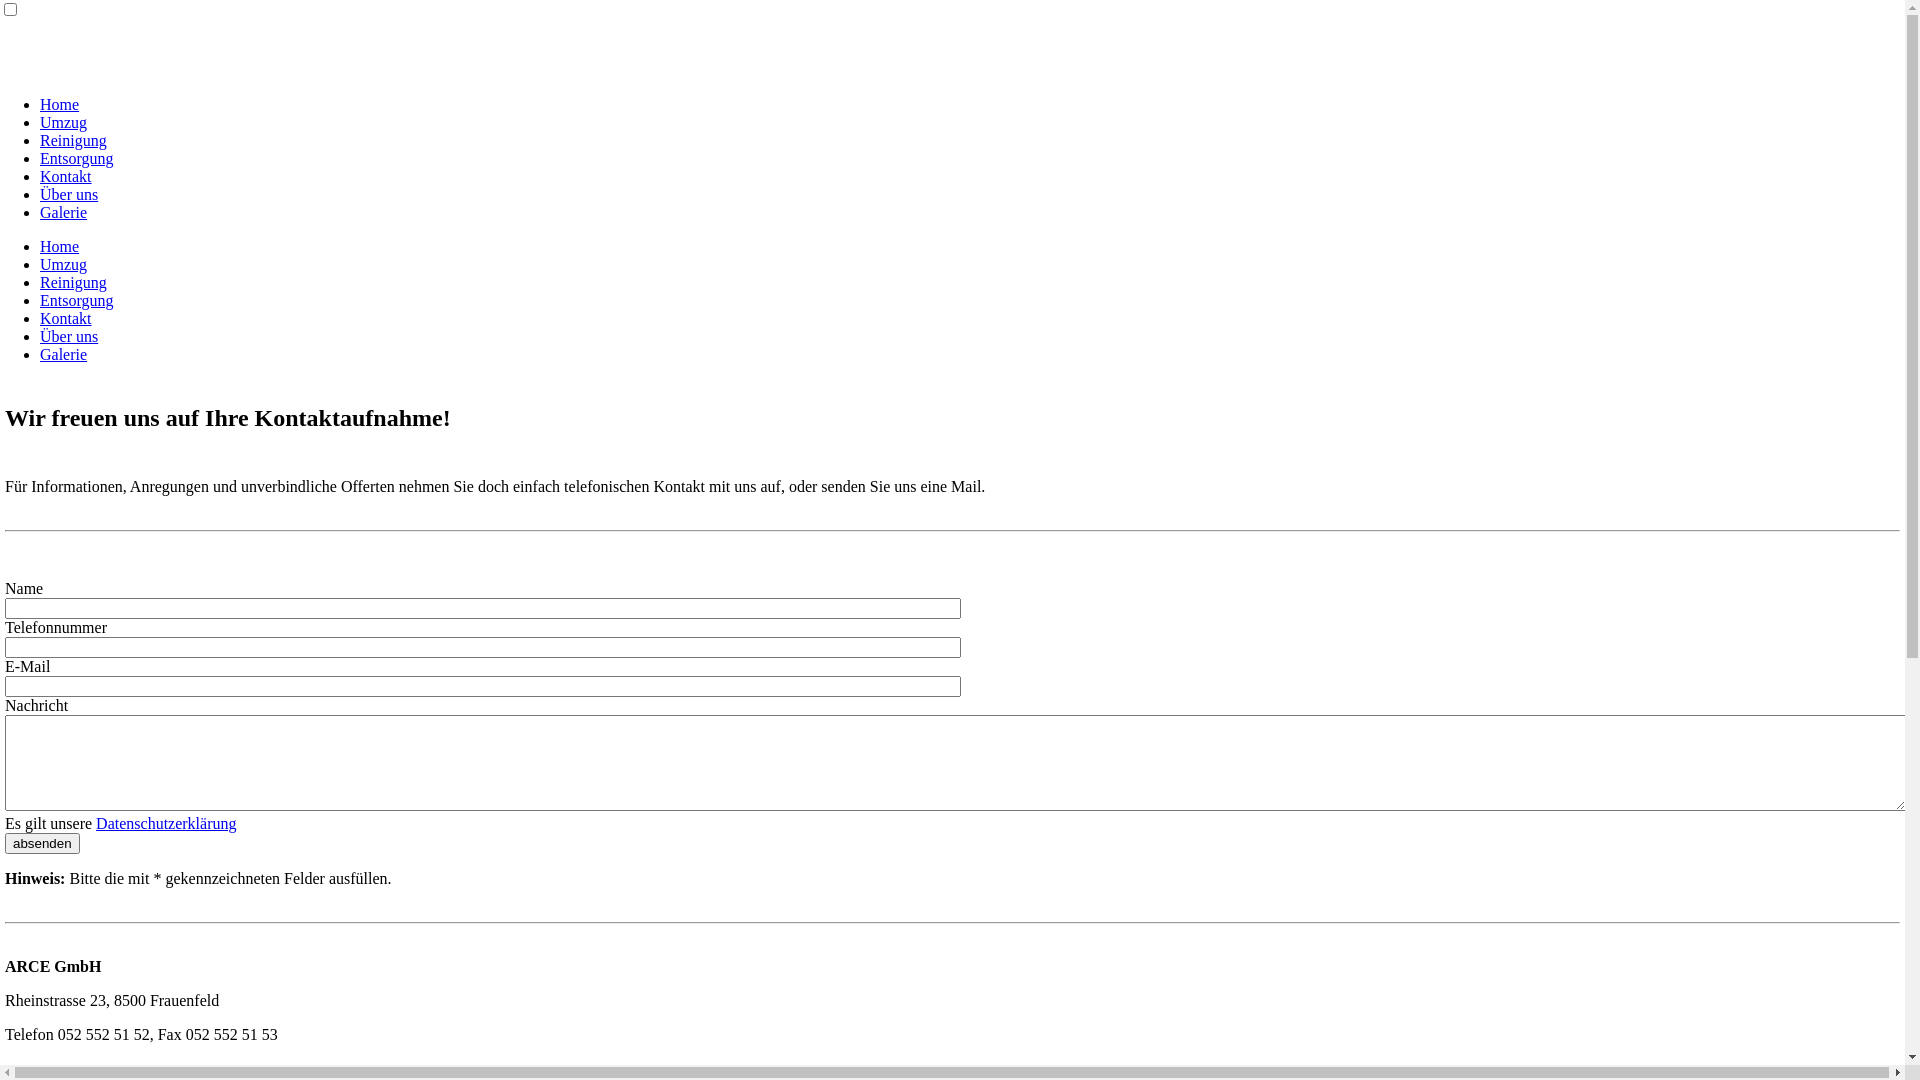  Describe the element at coordinates (76, 300) in the screenshot. I see `'Entsorgung'` at that location.